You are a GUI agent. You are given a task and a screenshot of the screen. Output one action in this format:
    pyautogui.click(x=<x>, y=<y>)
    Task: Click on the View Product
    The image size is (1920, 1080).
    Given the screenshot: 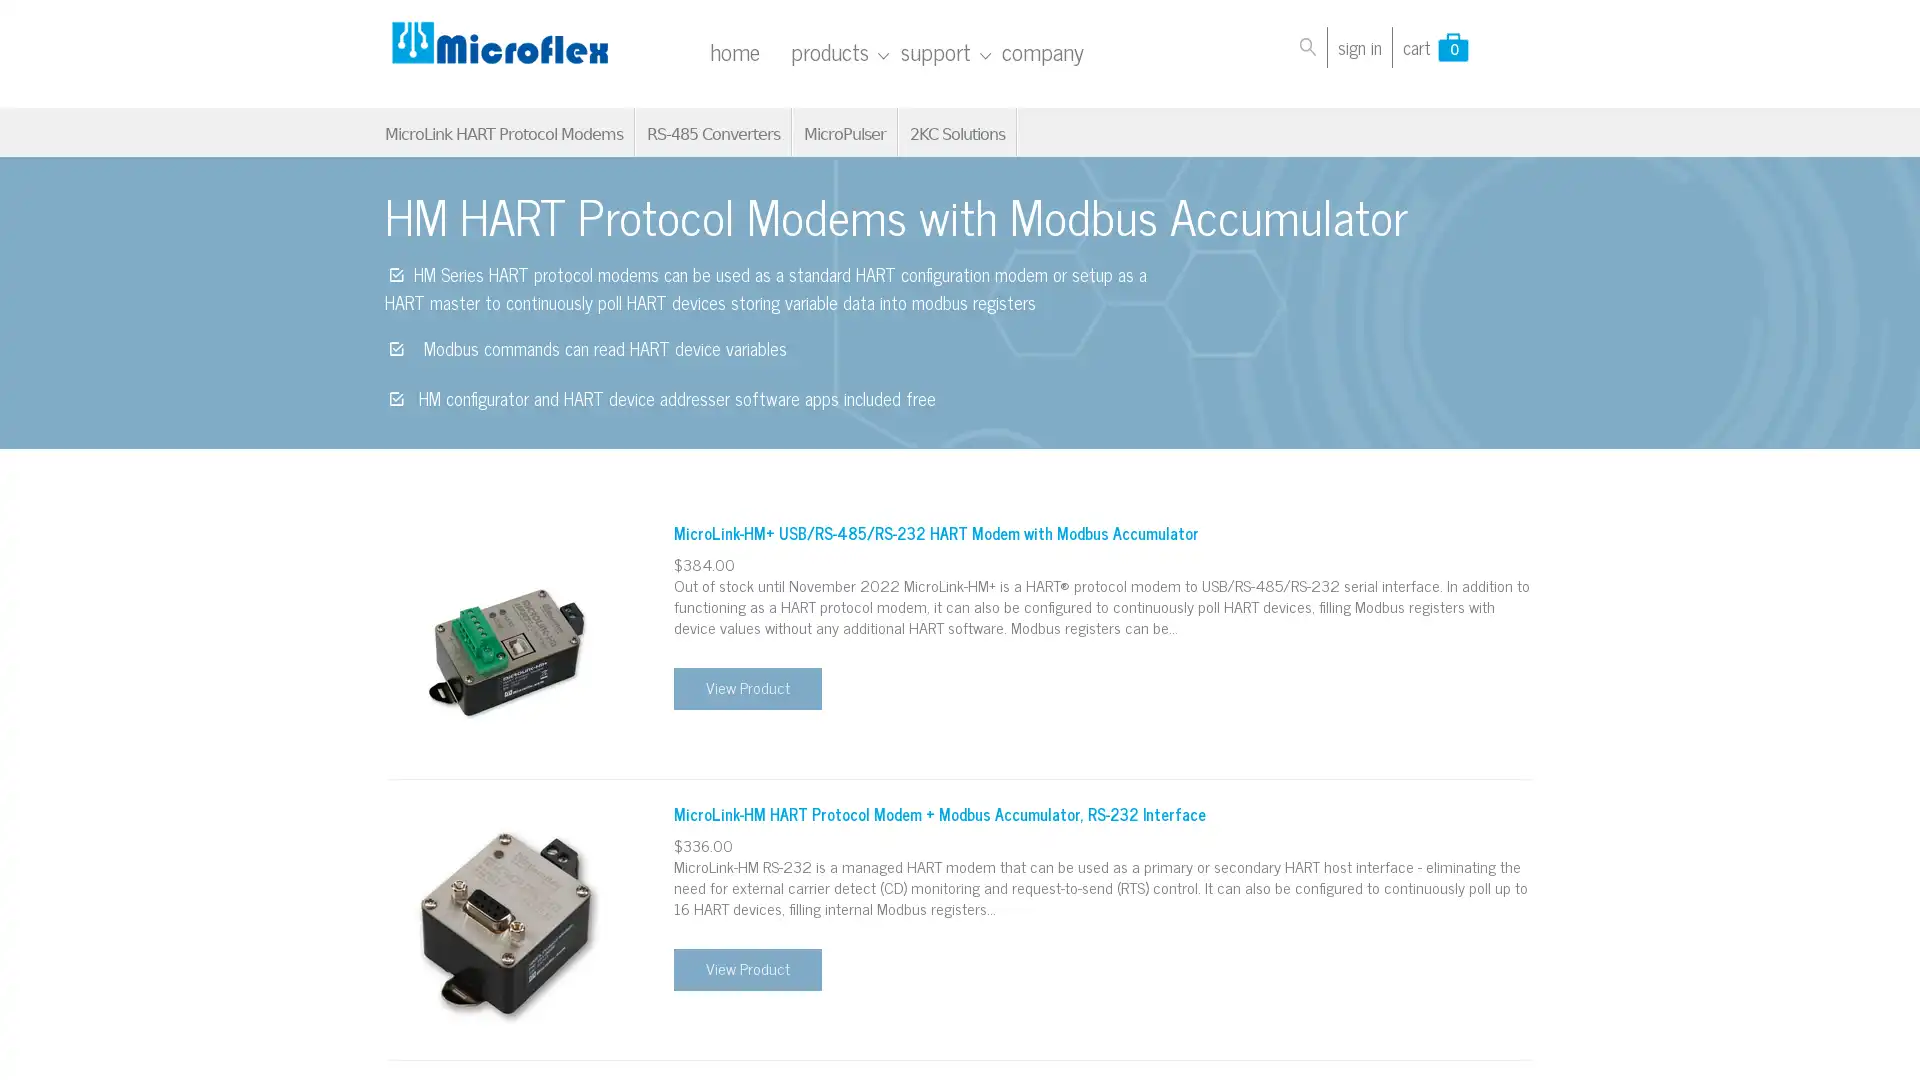 What is the action you would take?
    pyautogui.click(x=747, y=688)
    